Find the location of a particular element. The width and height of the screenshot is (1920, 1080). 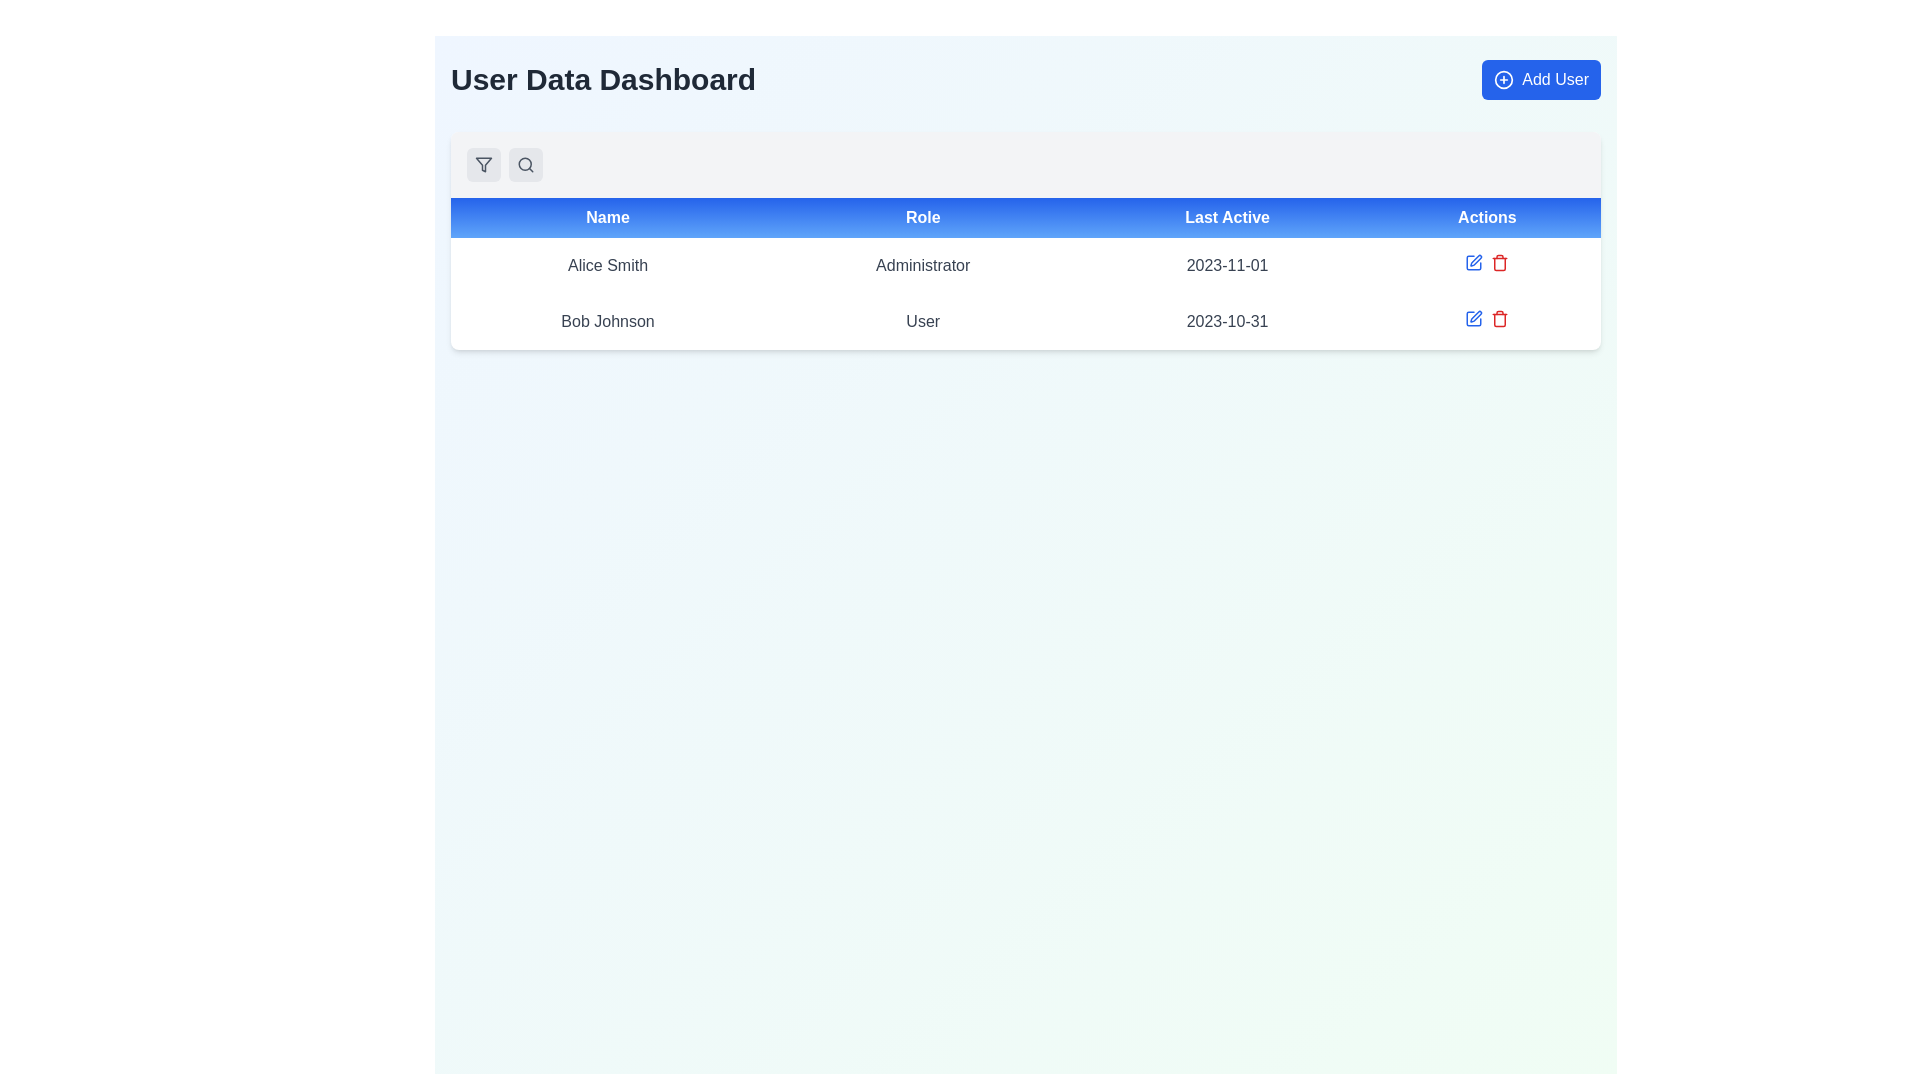

the trashcan icon representing the delete action for 'Bob Johnson' in the second row of the Actions column is located at coordinates (1500, 319).